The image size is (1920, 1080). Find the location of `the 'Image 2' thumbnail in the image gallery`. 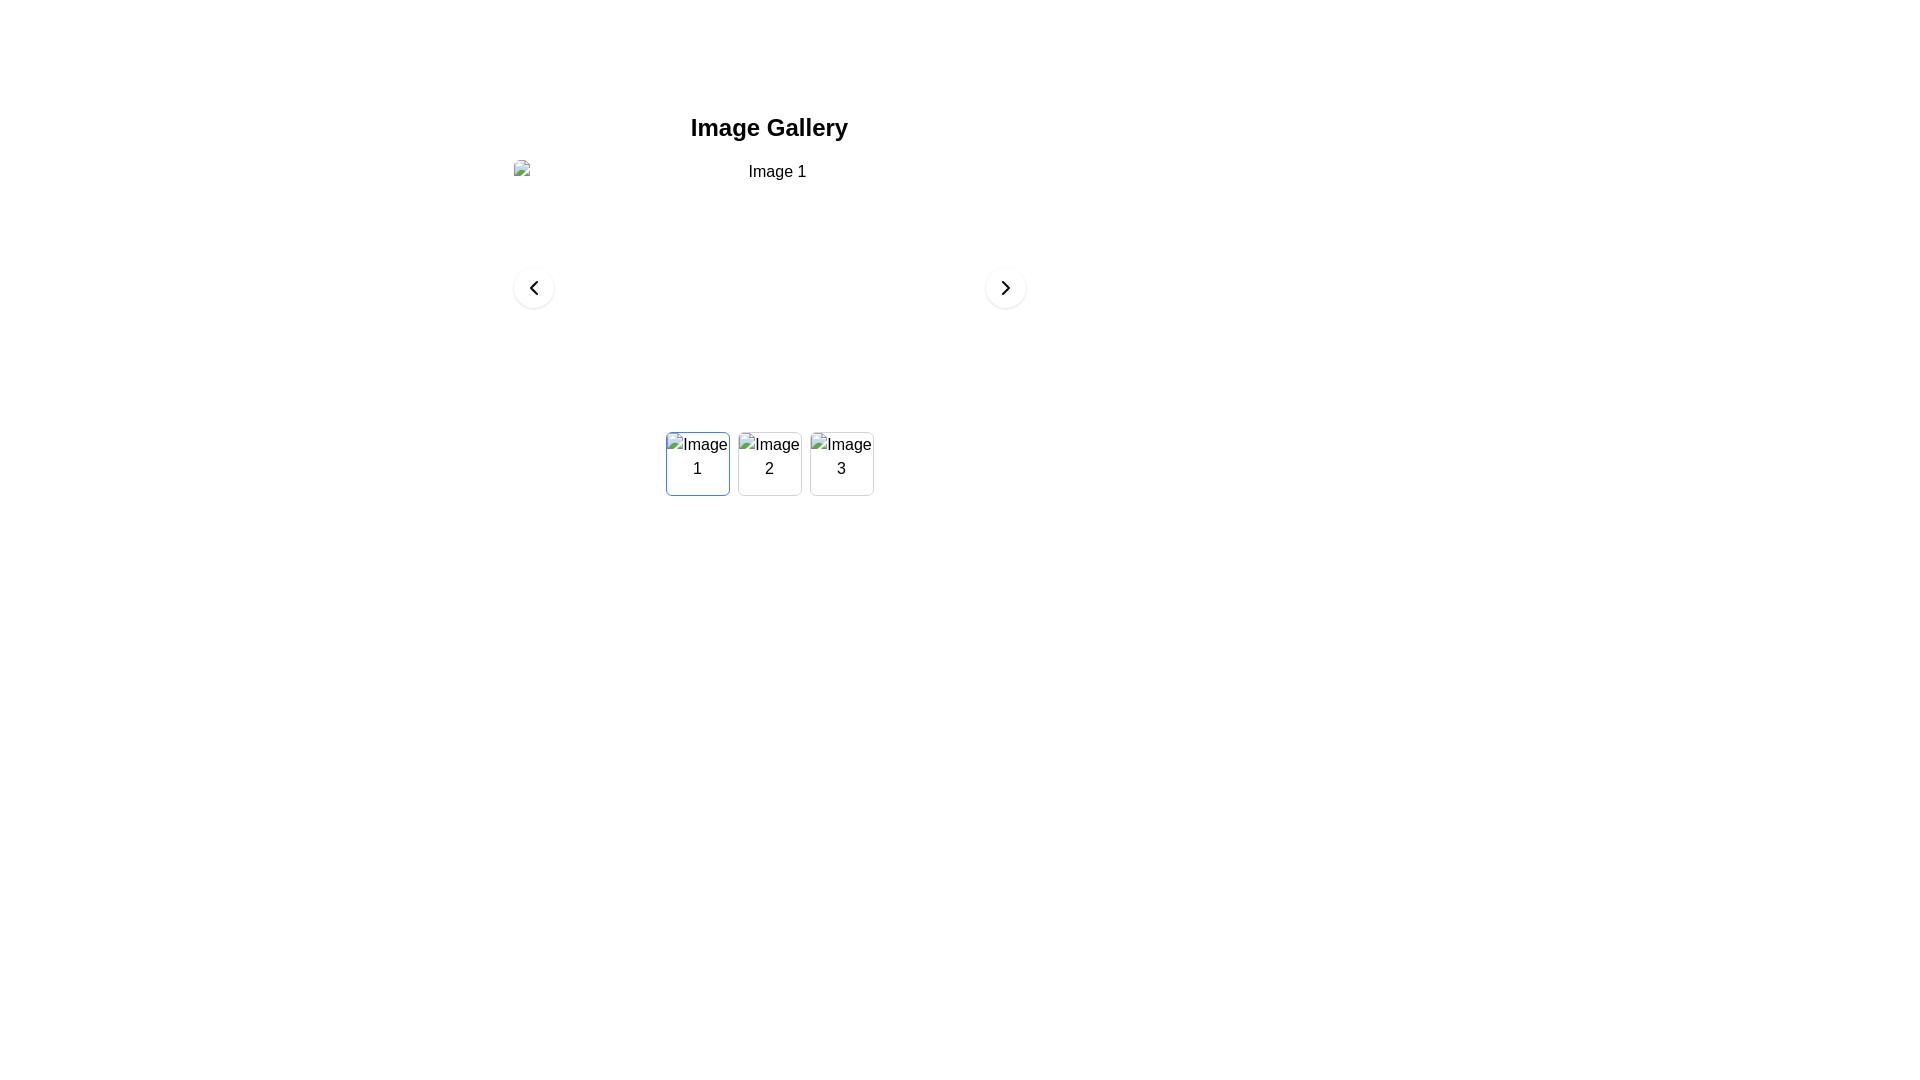

the 'Image 2' thumbnail in the image gallery is located at coordinates (768, 463).